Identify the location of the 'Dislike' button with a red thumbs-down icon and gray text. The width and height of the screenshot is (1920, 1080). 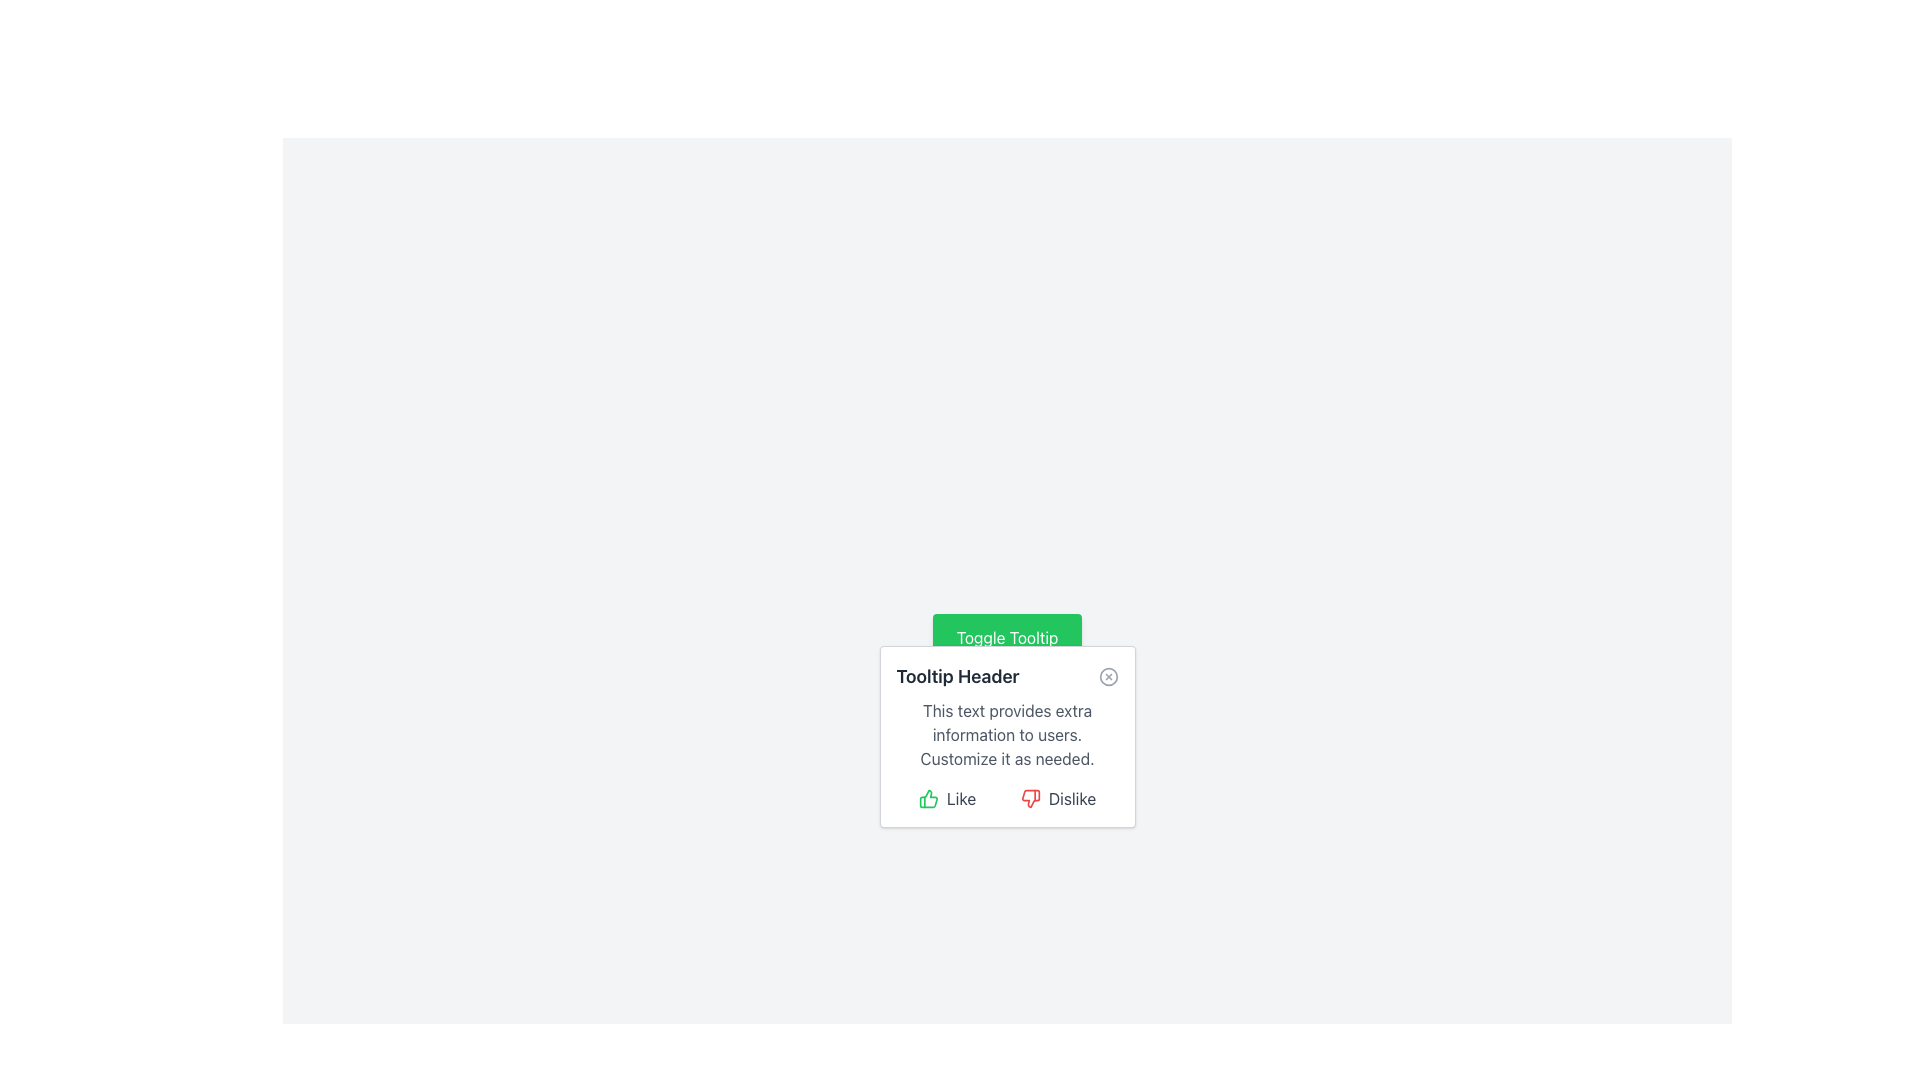
(1057, 797).